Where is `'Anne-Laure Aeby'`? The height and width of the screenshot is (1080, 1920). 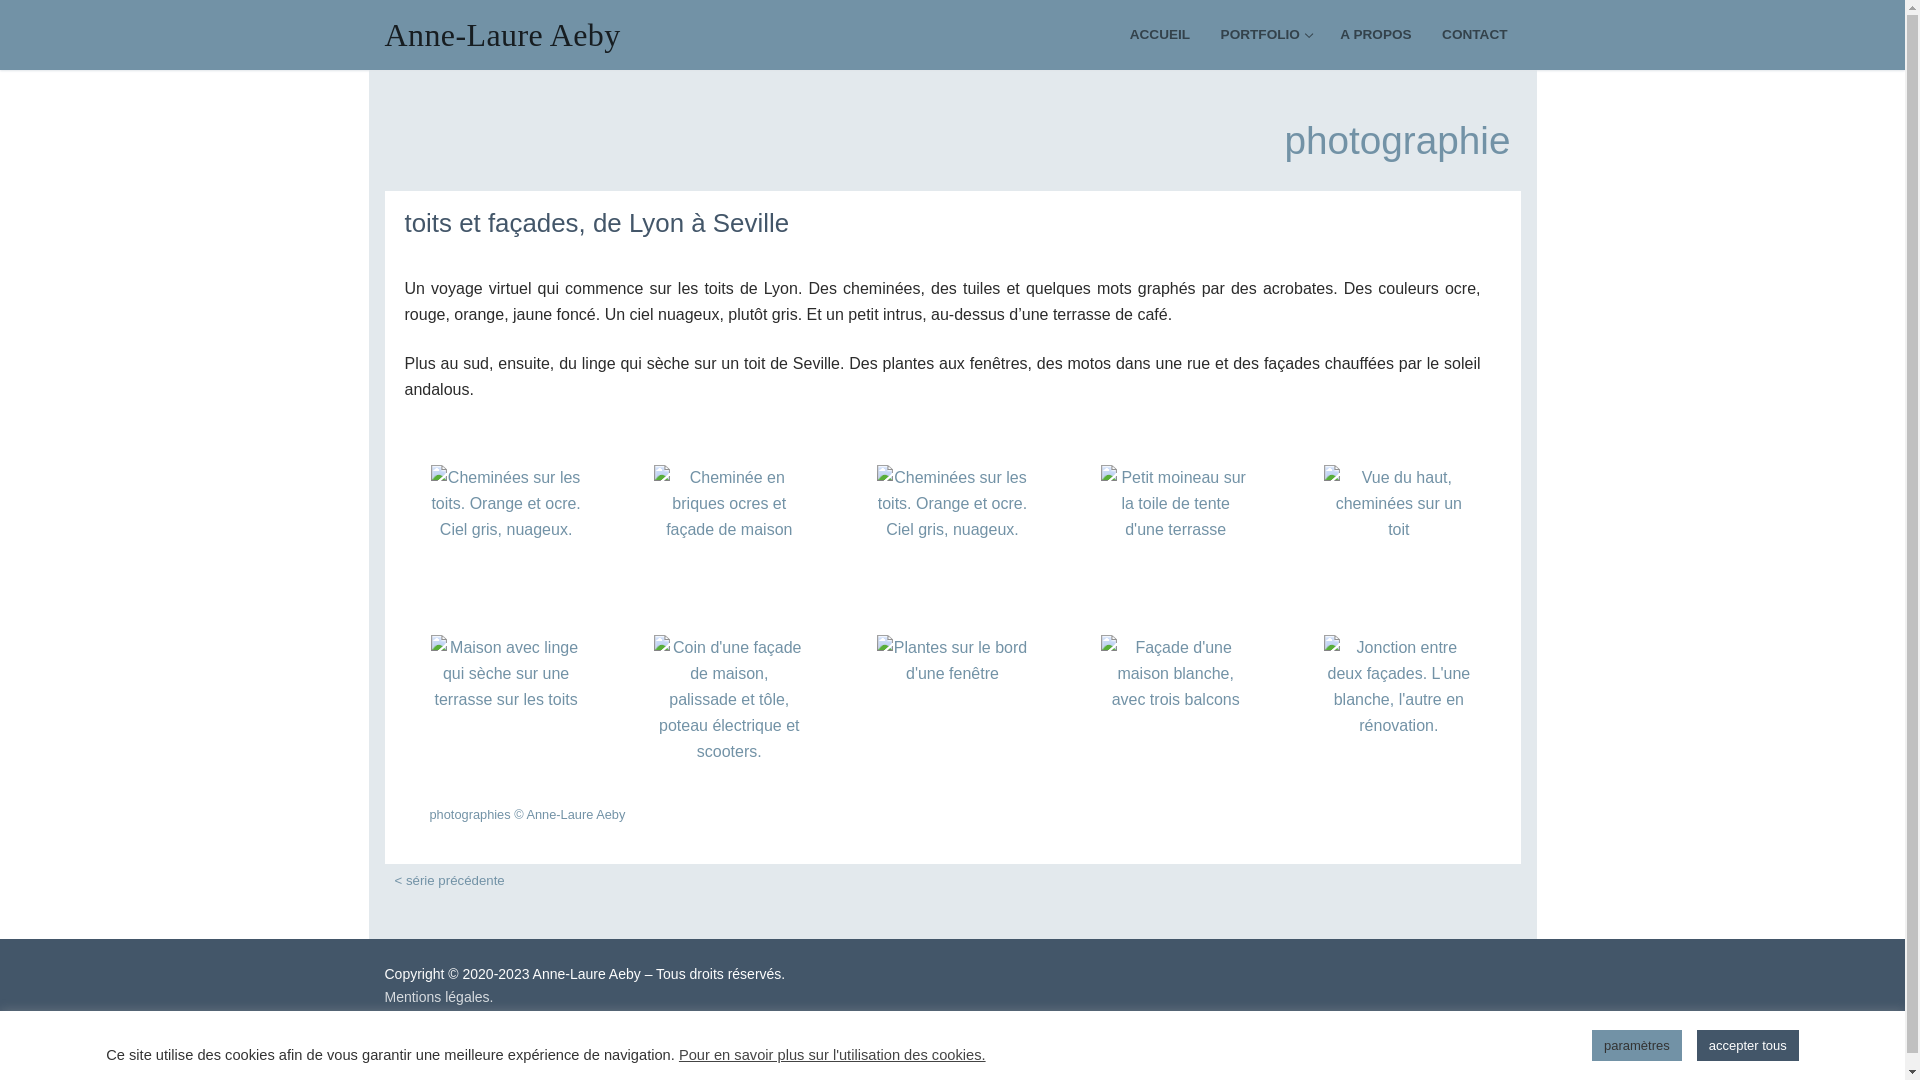 'Anne-Laure Aeby' is located at coordinates (384, 35).